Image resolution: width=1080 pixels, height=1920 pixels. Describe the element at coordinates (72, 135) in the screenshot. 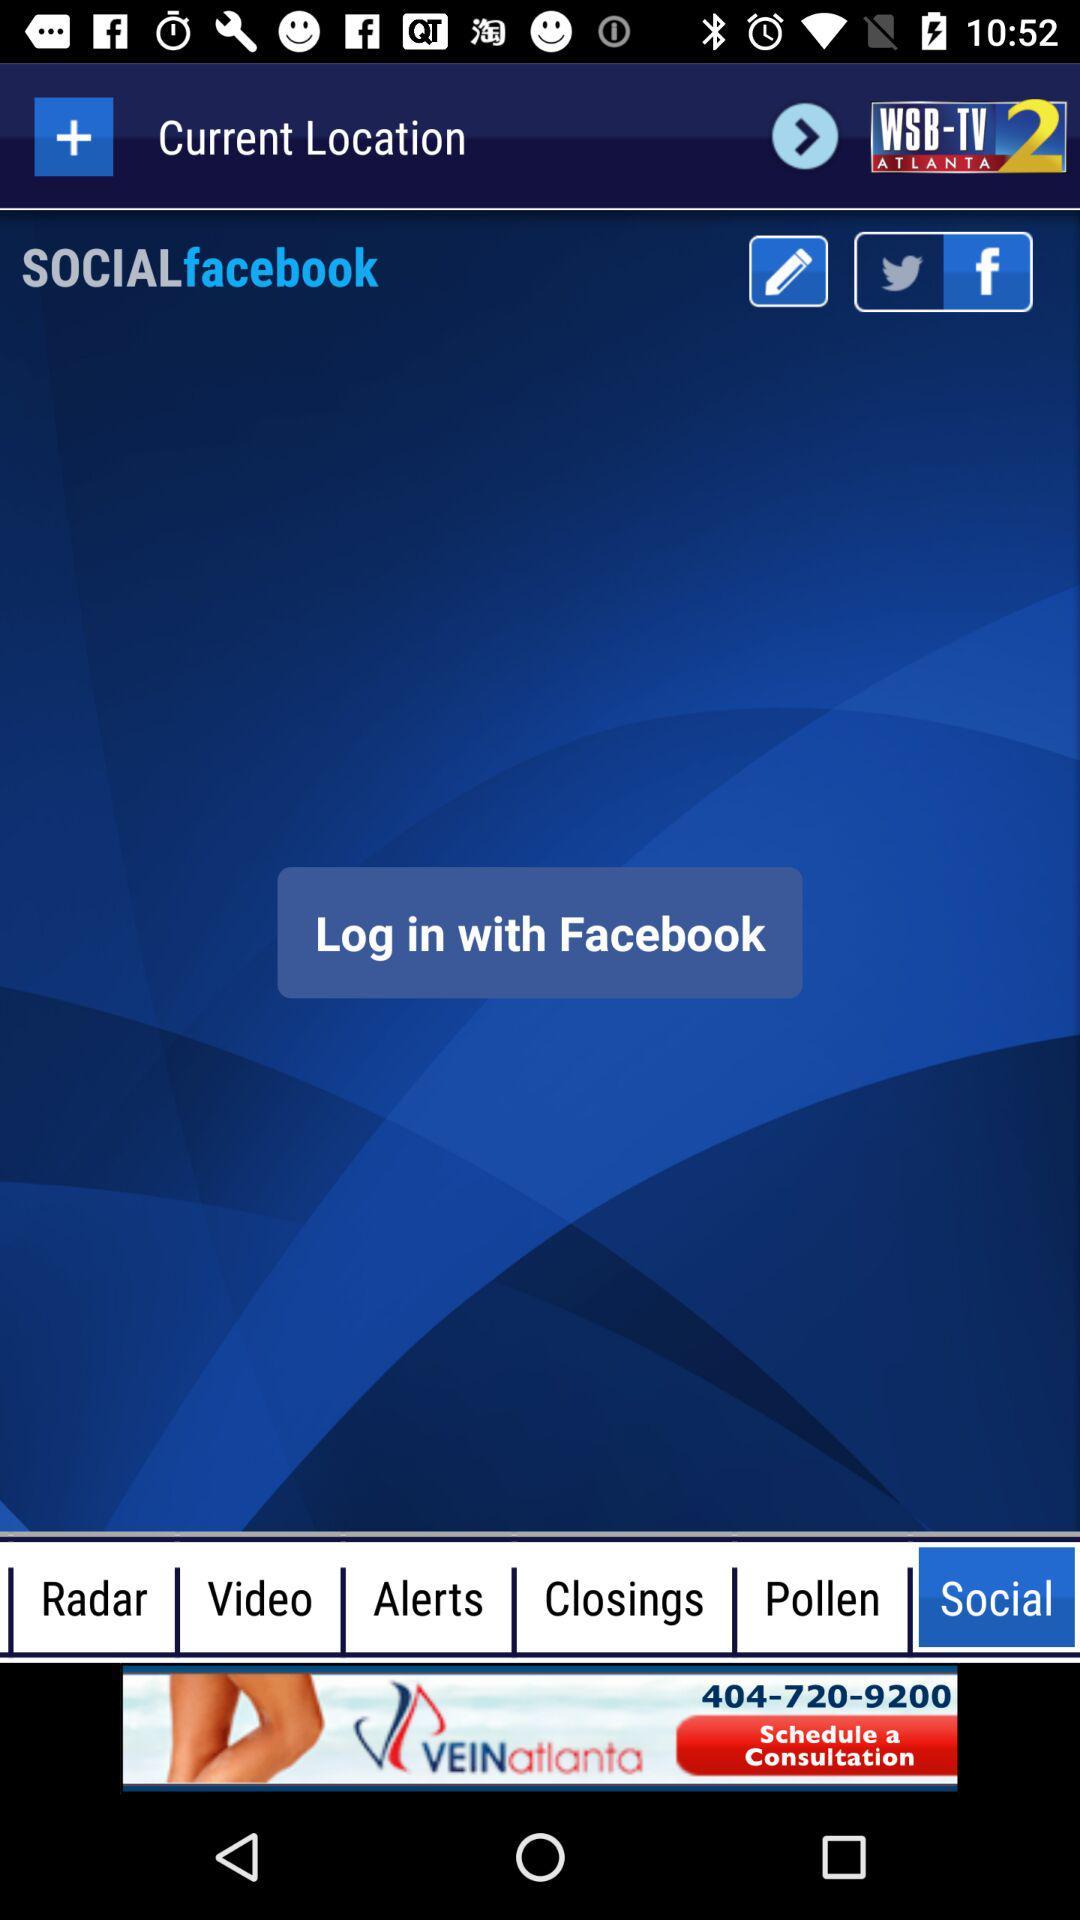

I see `the add icon` at that location.